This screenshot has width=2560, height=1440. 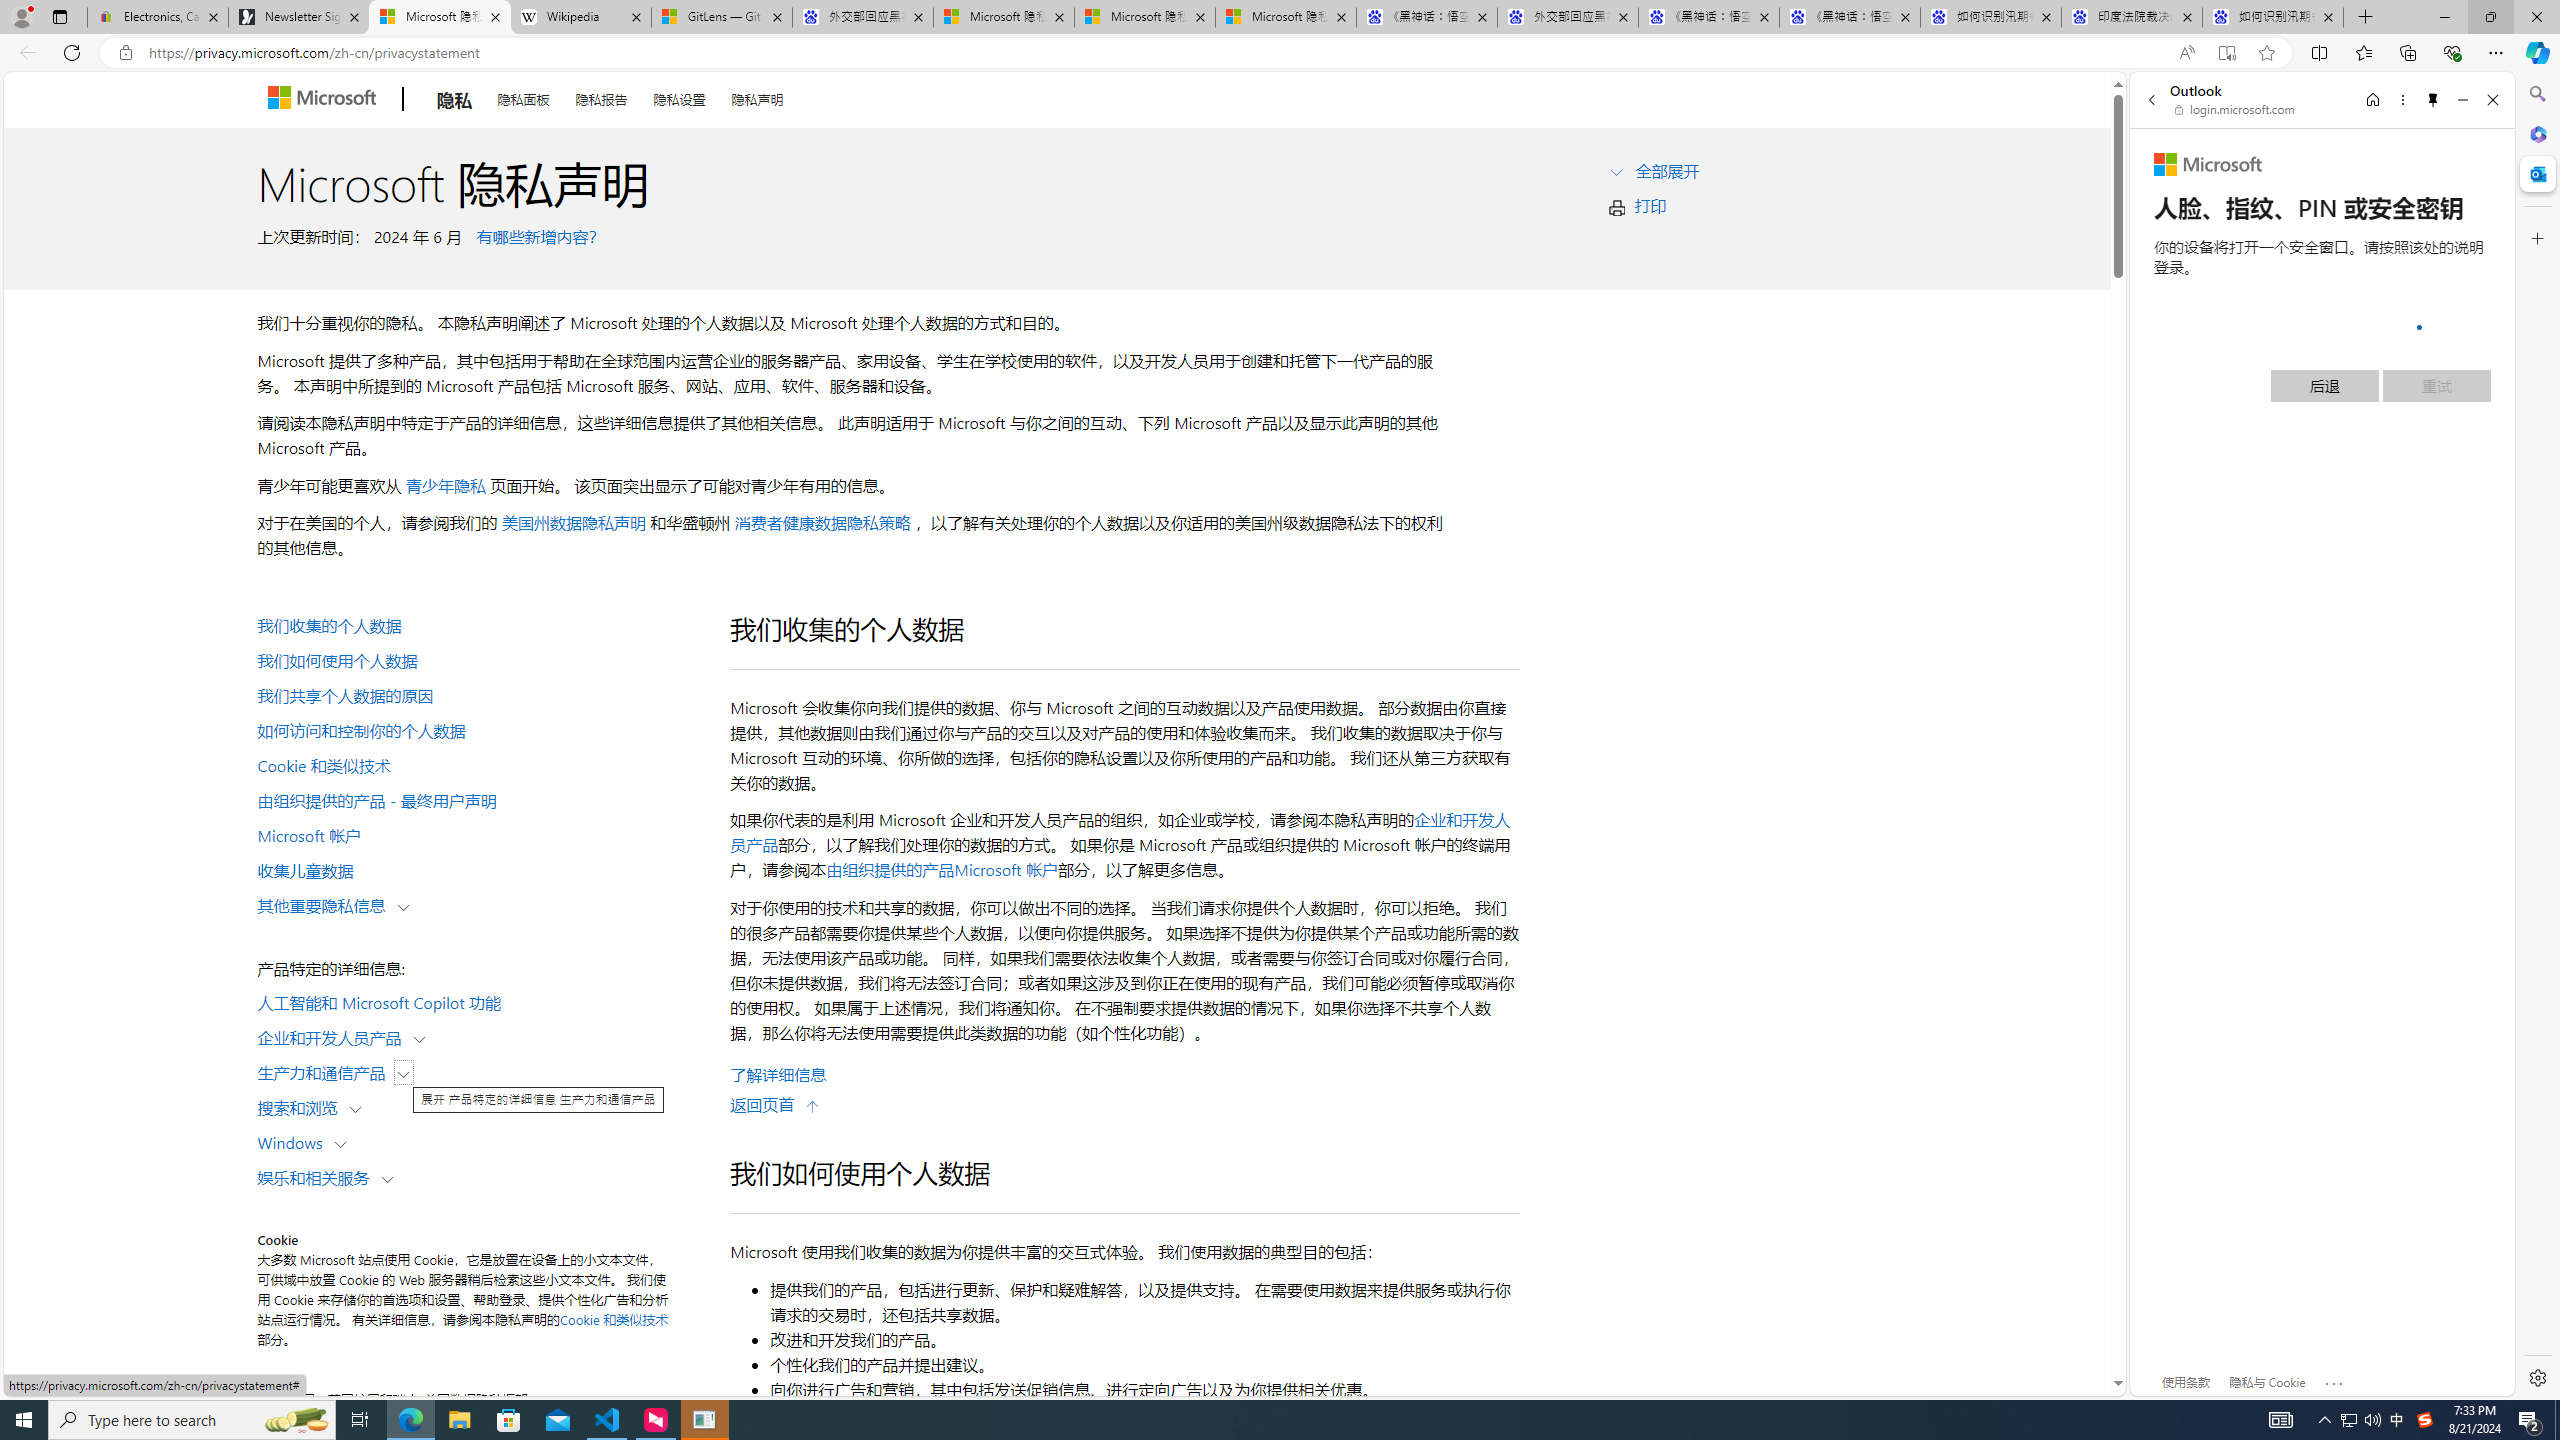 What do you see at coordinates (293, 1141) in the screenshot?
I see `'Windows'` at bounding box center [293, 1141].